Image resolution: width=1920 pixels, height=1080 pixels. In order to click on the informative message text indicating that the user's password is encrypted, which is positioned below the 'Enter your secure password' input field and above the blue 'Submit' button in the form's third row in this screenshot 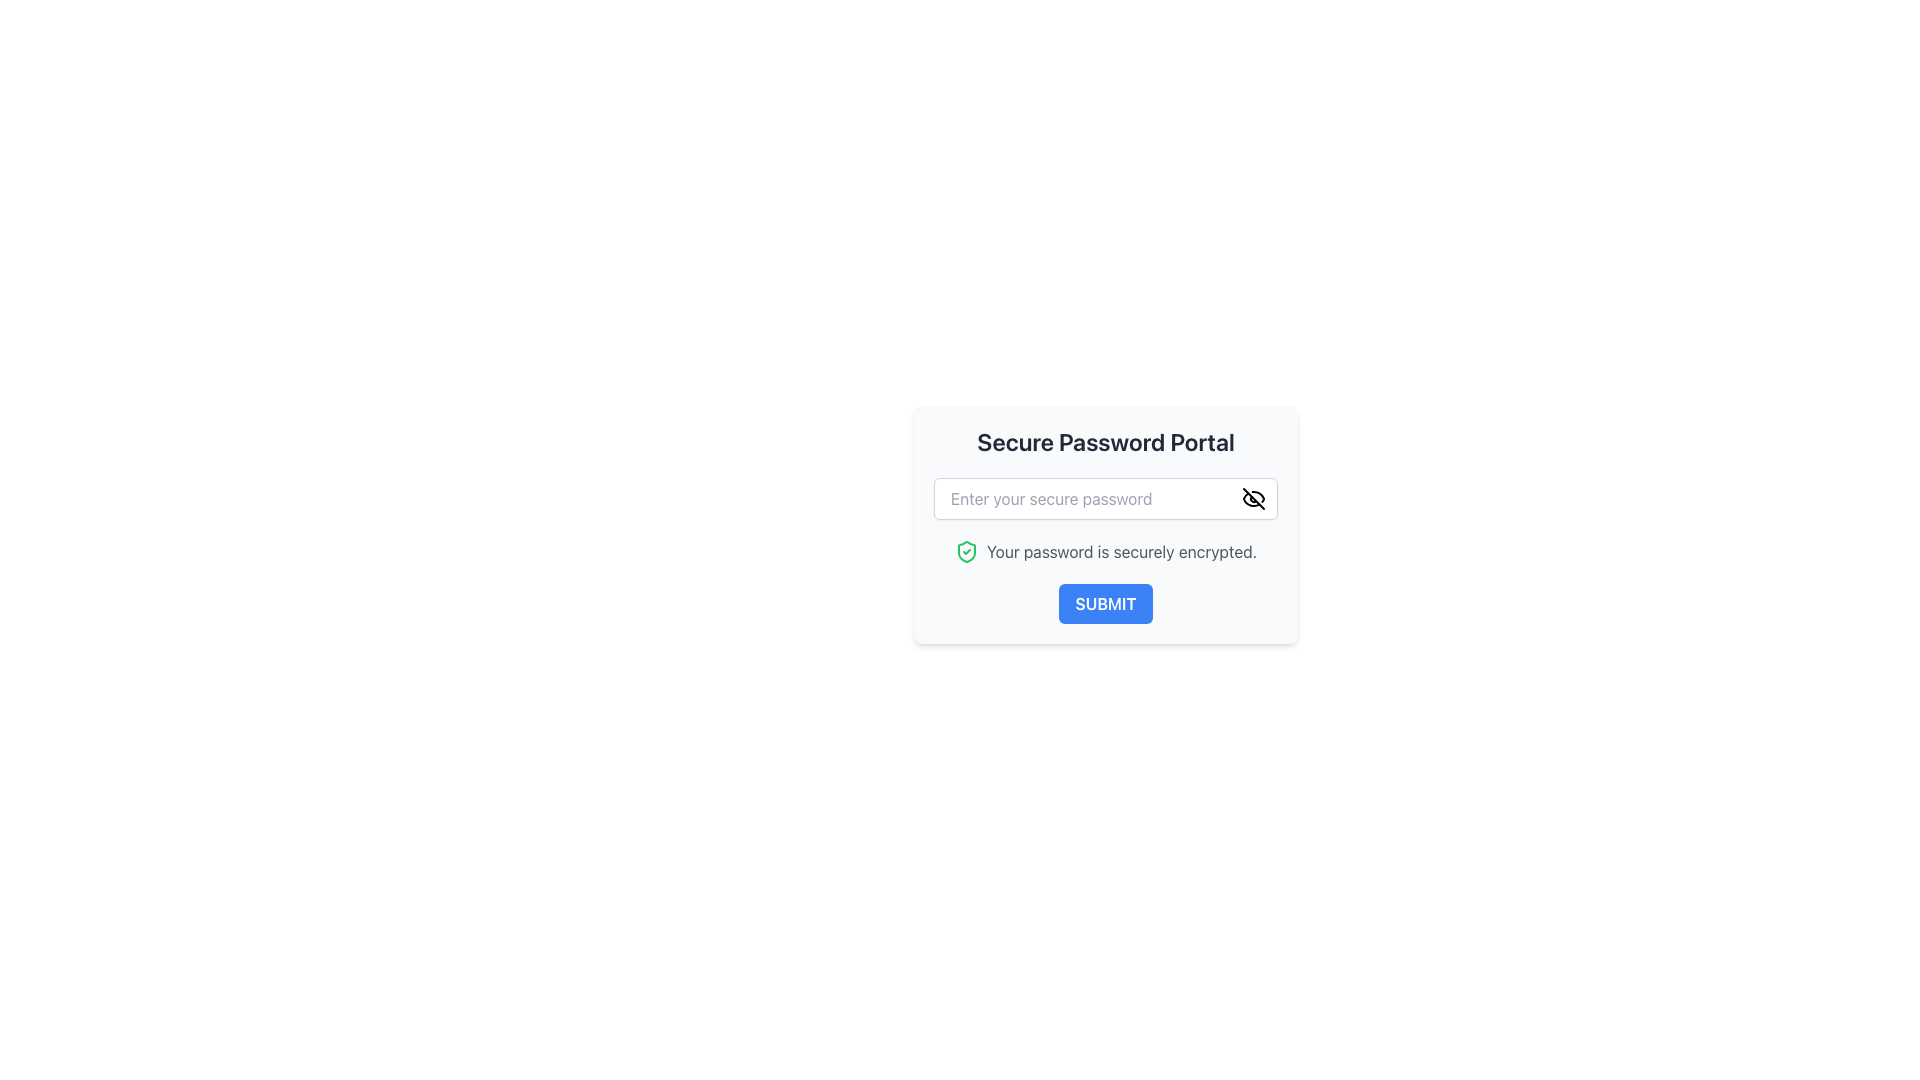, I will do `click(1104, 551)`.